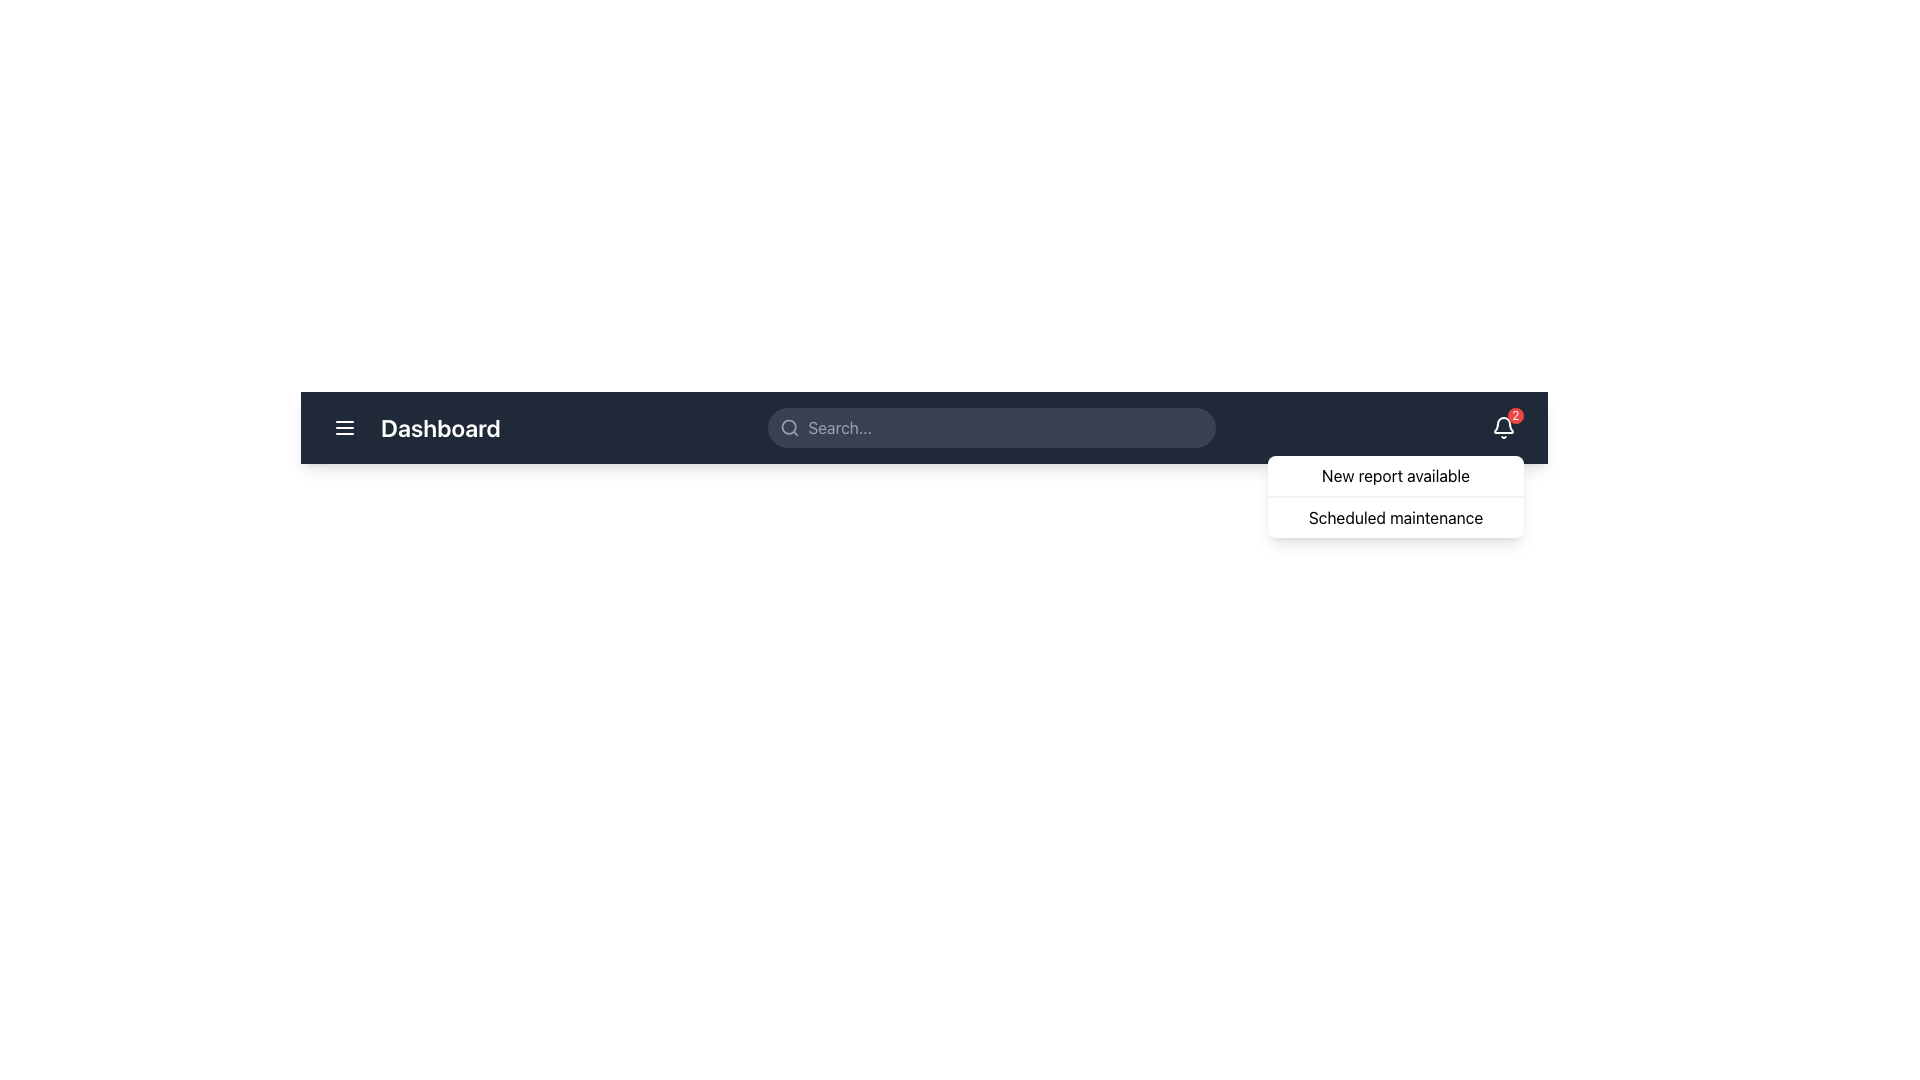 The width and height of the screenshot is (1920, 1080). Describe the element at coordinates (789, 427) in the screenshot. I see `the search icon located on the left side of the search bar, which serves as a visual cue for the search functionality` at that location.